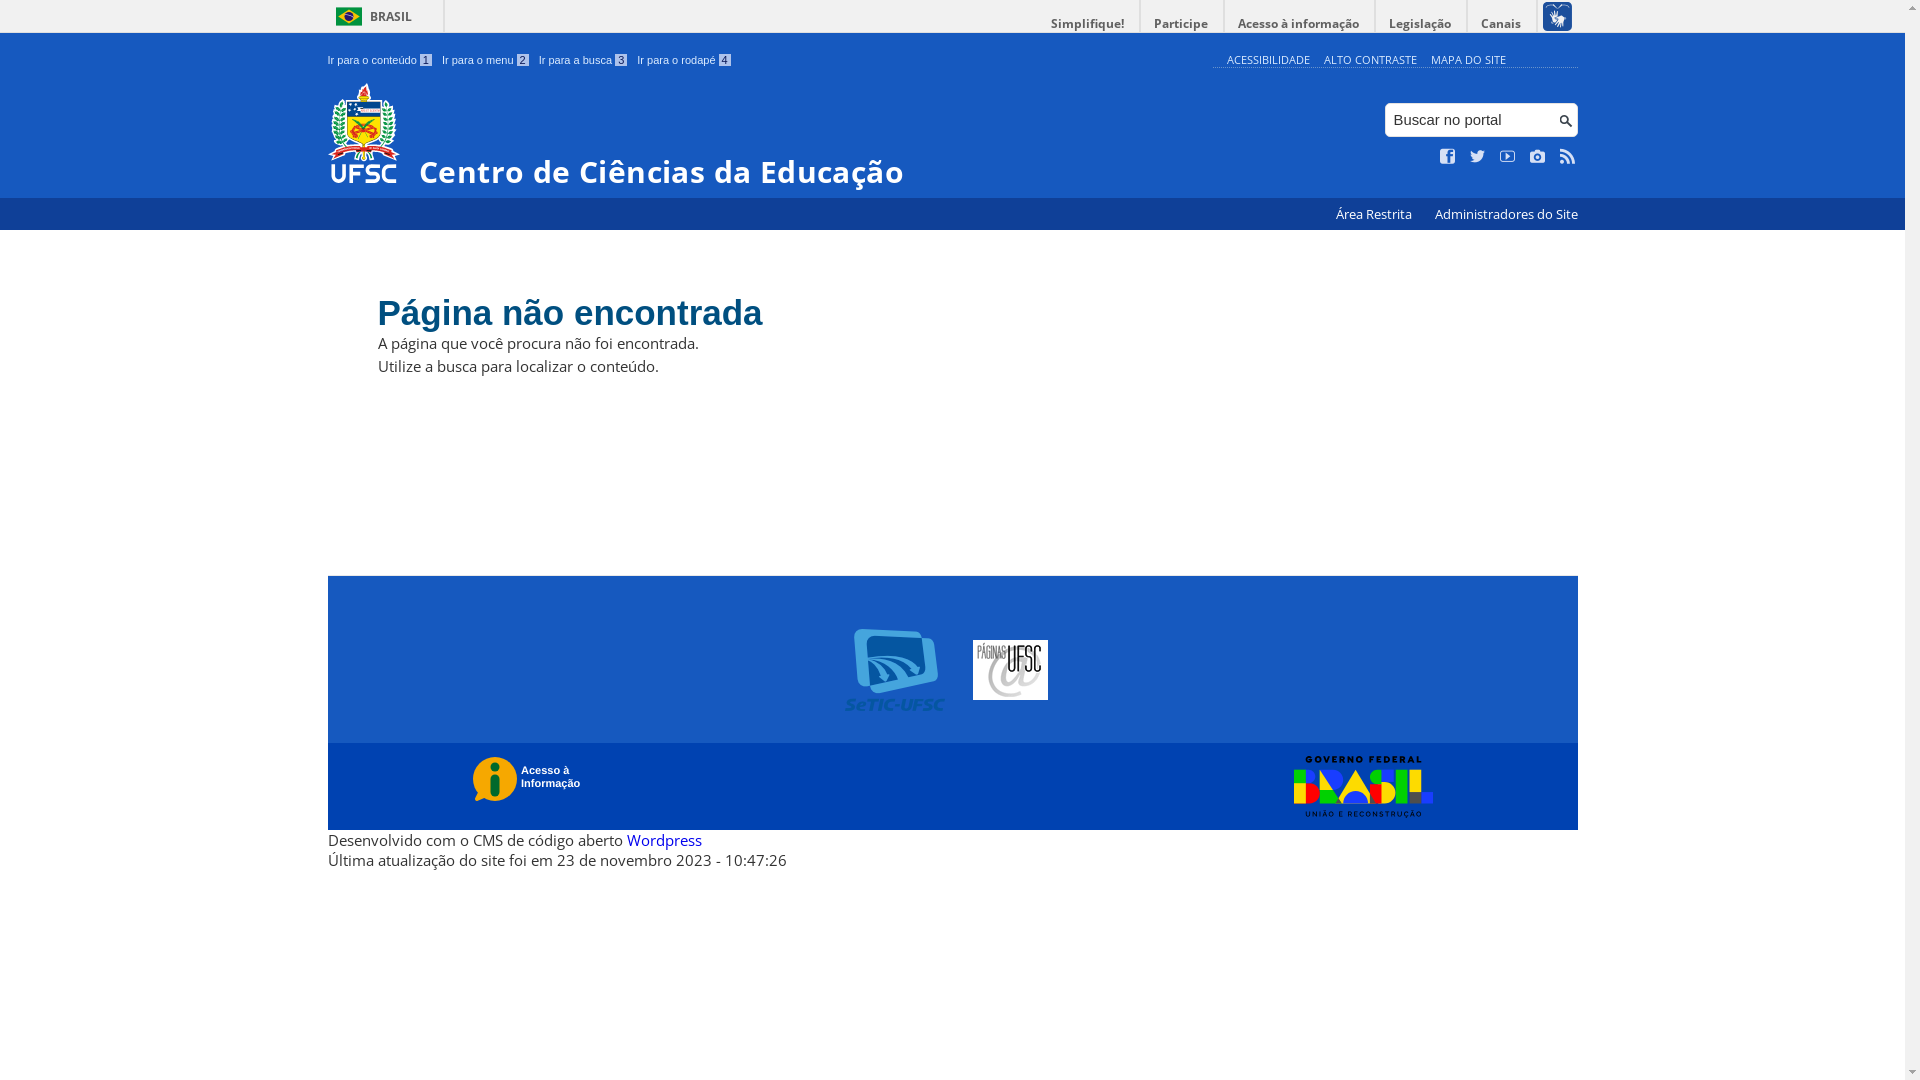 The height and width of the screenshot is (1080, 1920). Describe the element at coordinates (1358, 785) in the screenshot. I see `'Governo Federal'` at that location.